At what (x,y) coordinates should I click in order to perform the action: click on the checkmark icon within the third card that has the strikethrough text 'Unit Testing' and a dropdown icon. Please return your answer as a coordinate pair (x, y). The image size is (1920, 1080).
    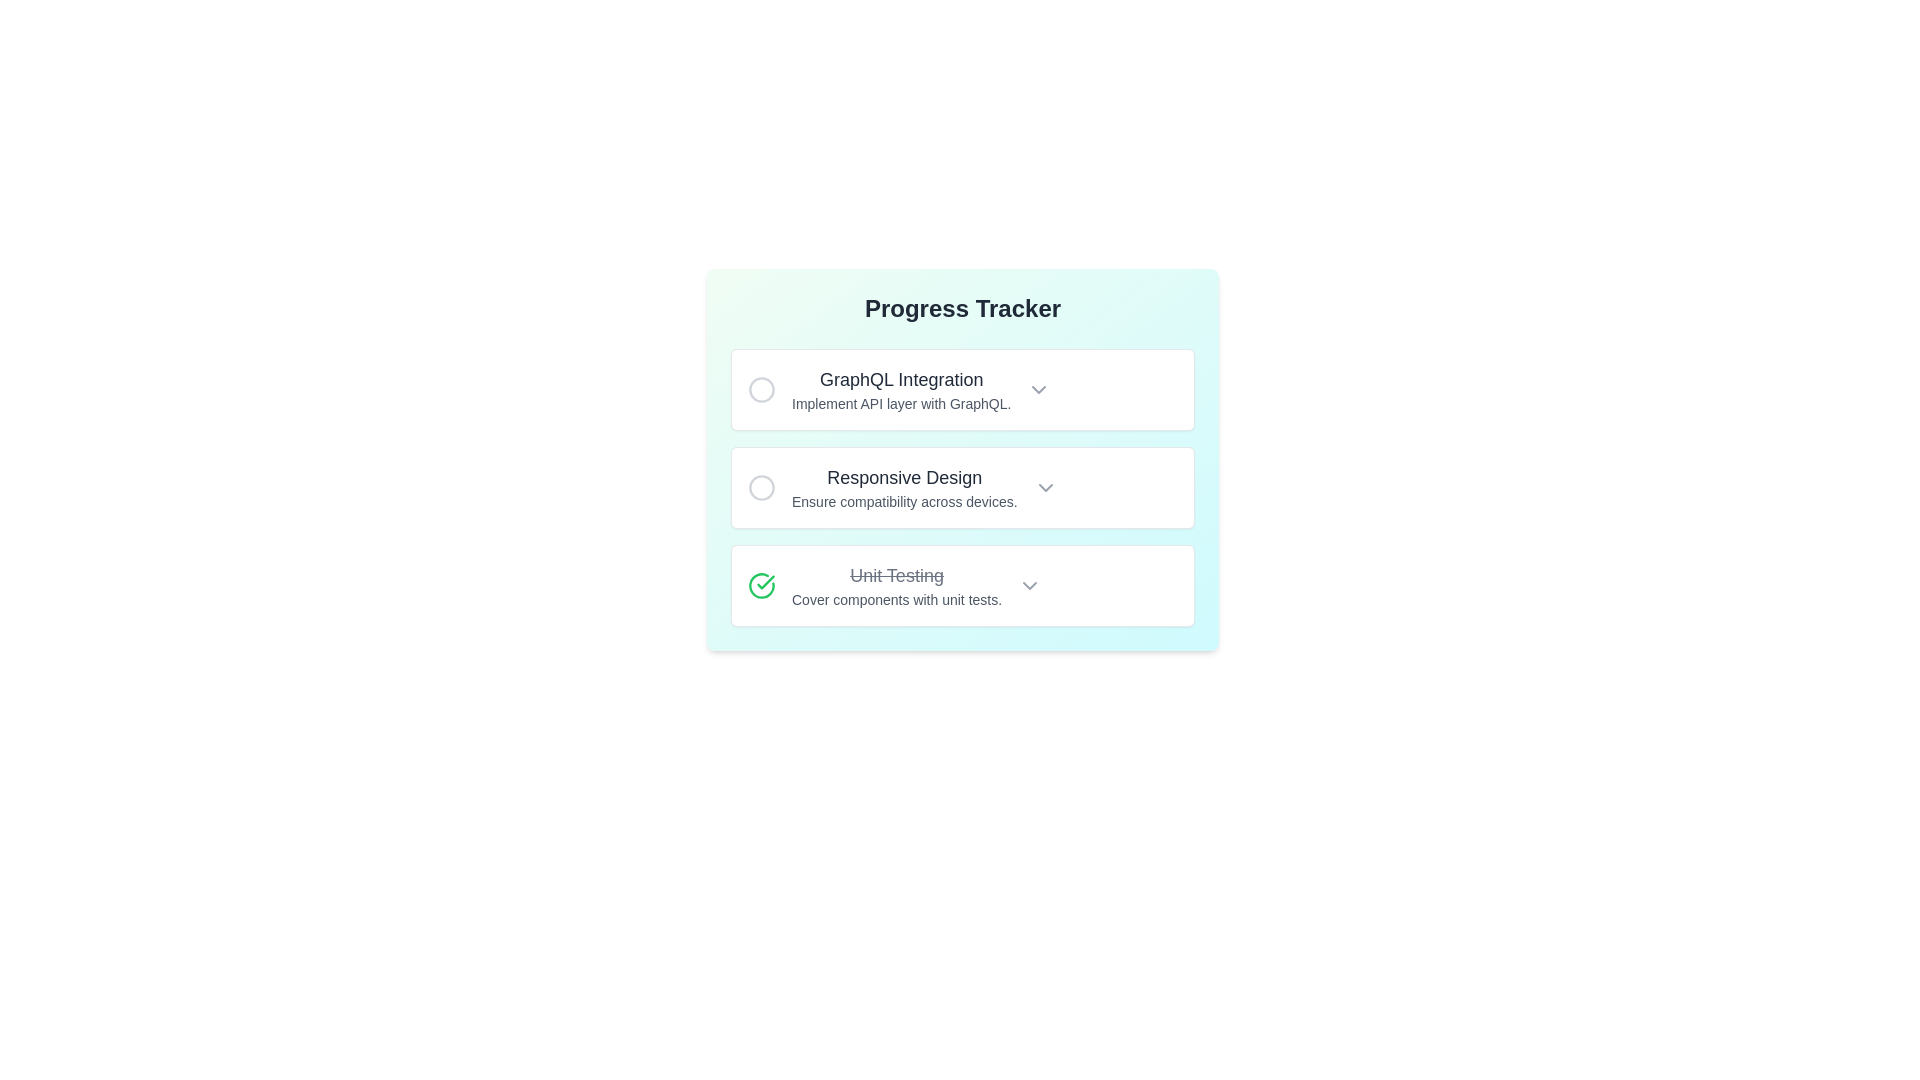
    Looking at the image, I should click on (963, 585).